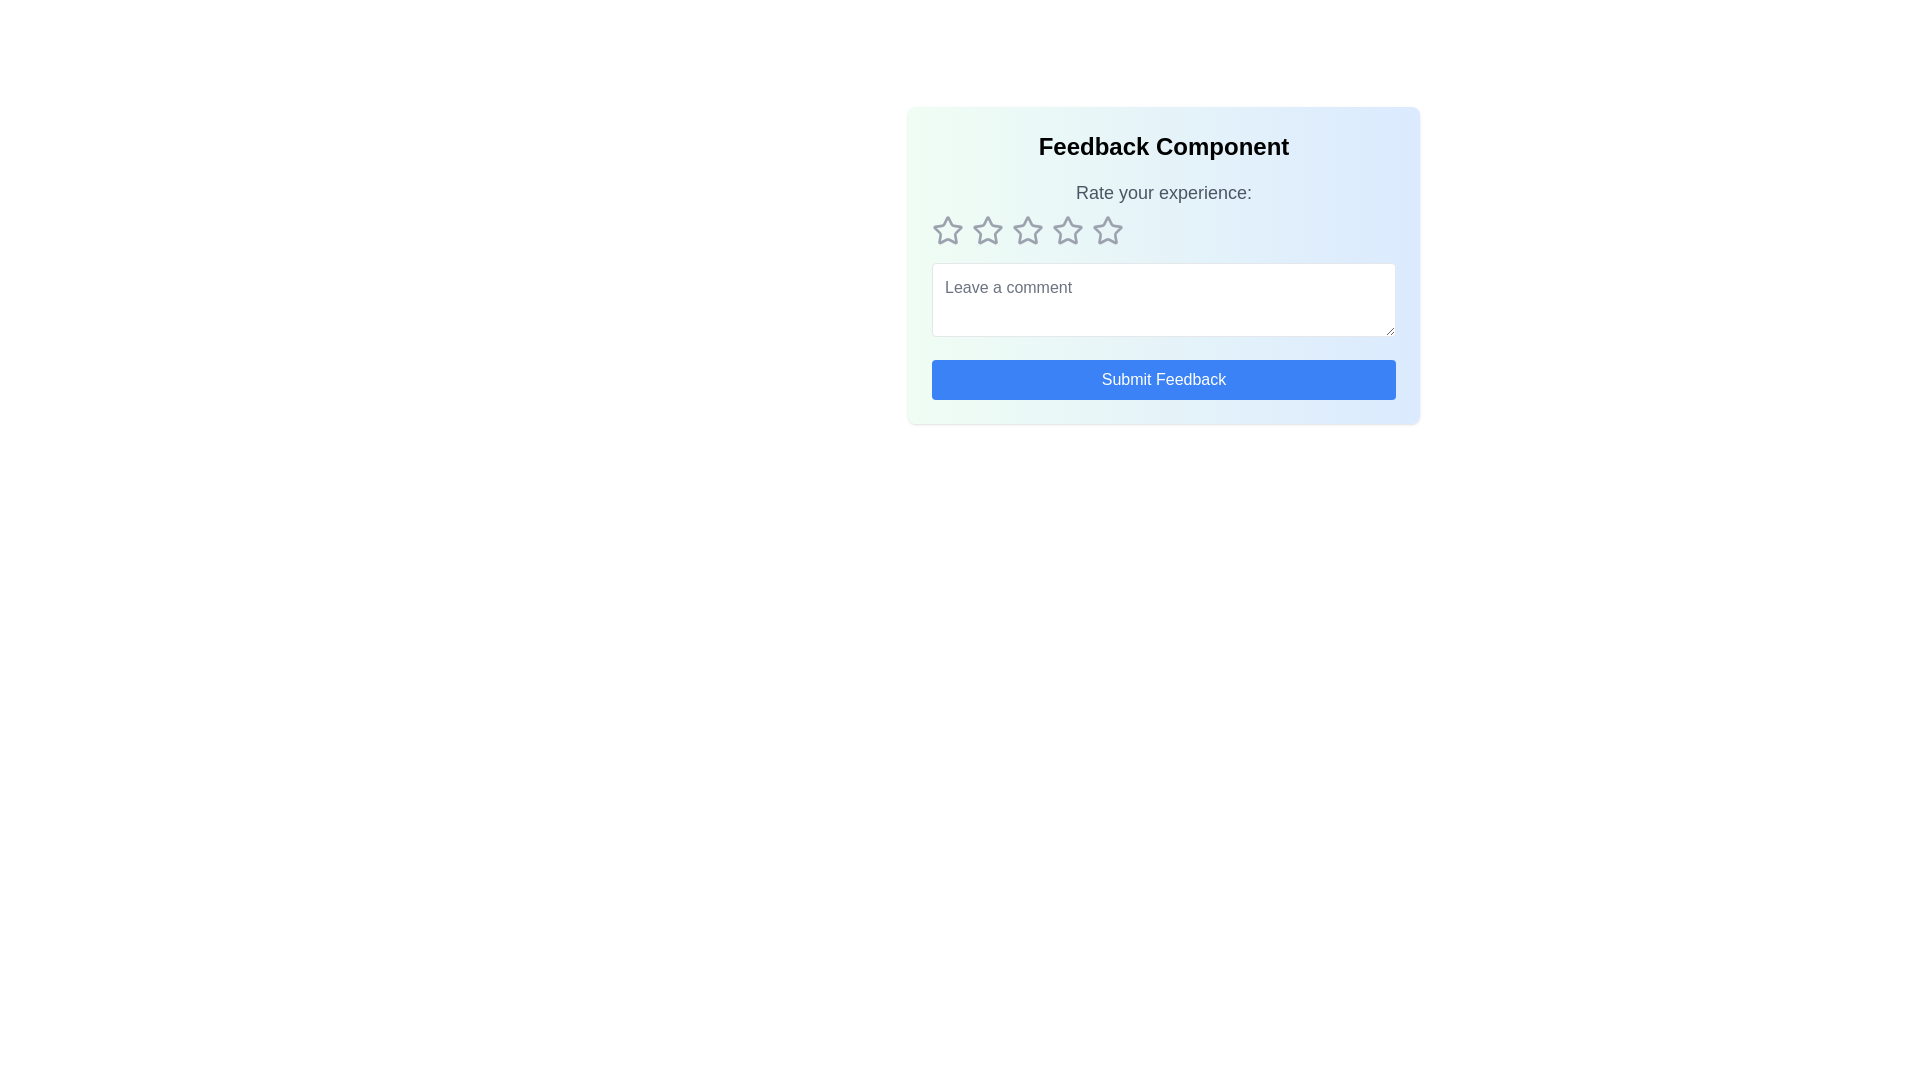 Image resolution: width=1920 pixels, height=1080 pixels. I want to click on the fourth star icon in the rating system, which is styled with gray tones and located below the text 'Rate your experience:', so click(1107, 230).